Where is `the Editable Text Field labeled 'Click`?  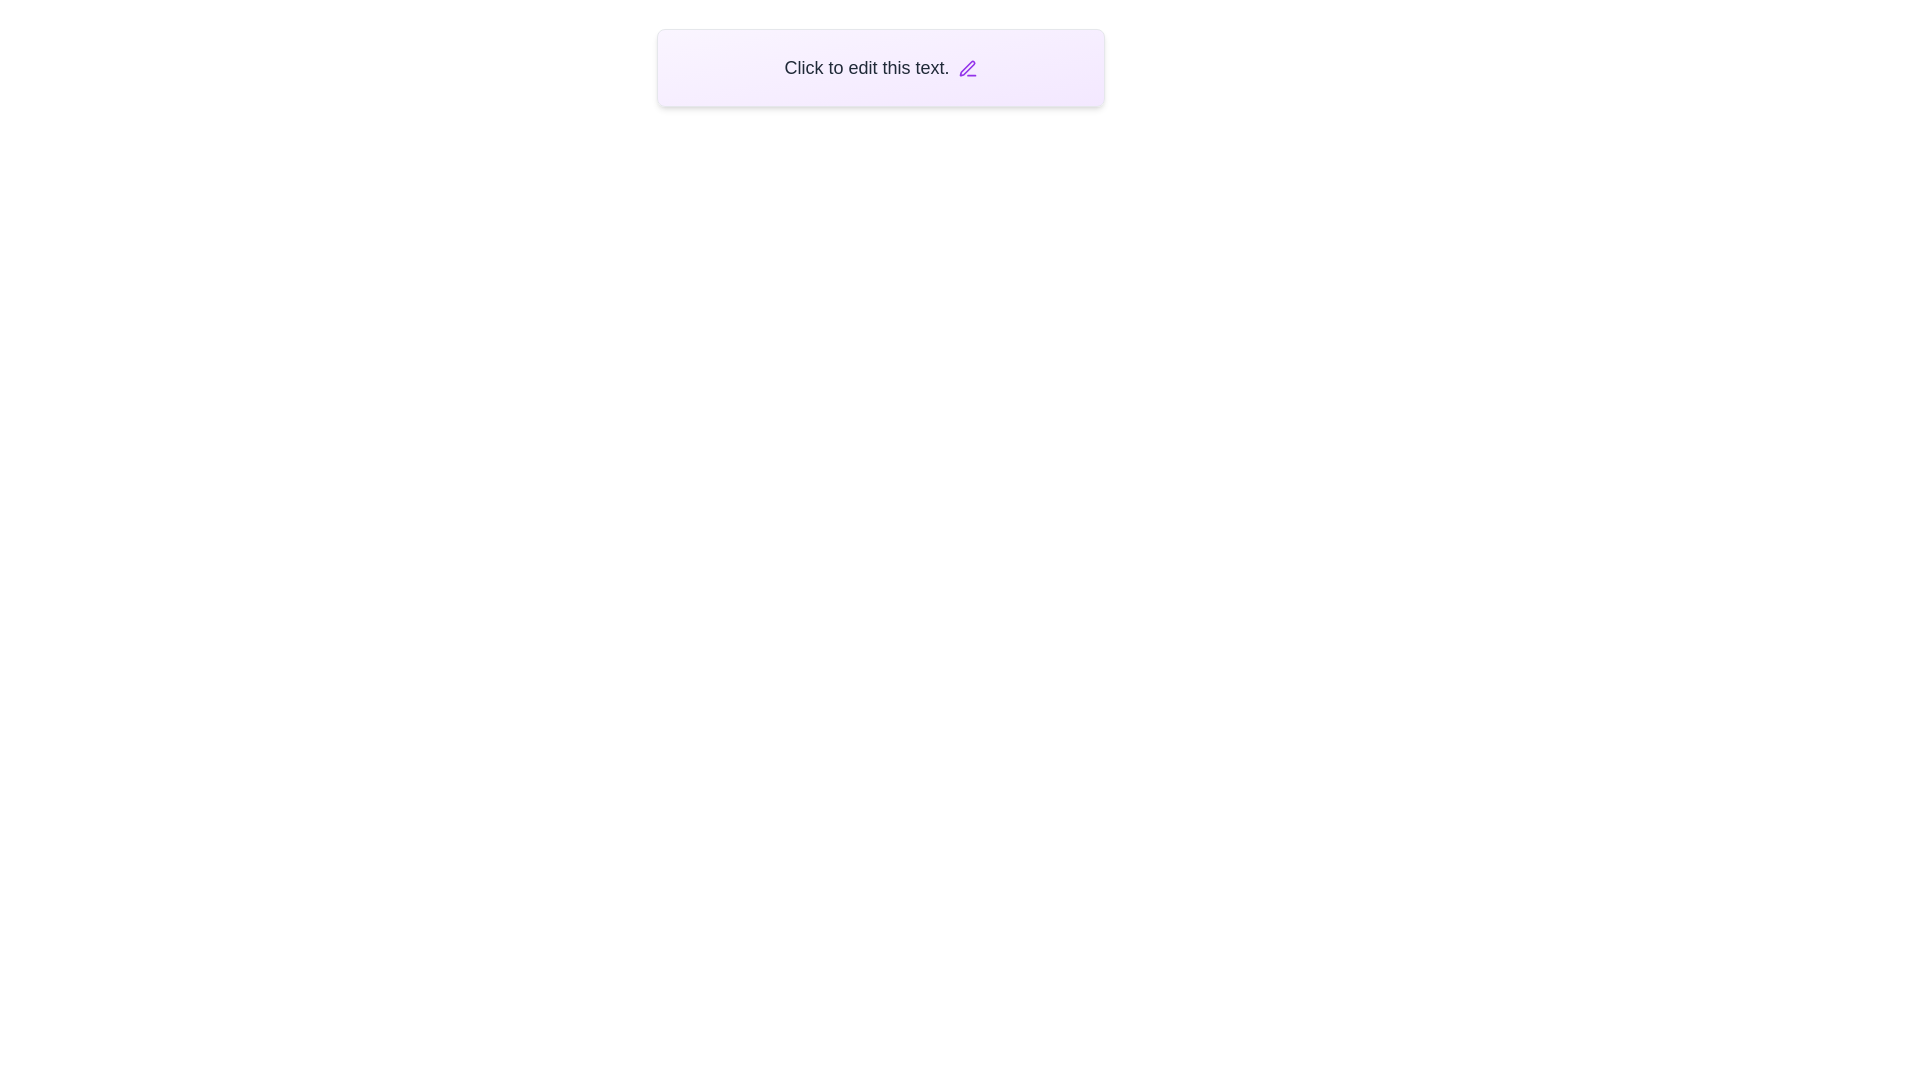
the Editable Text Field labeled 'Click is located at coordinates (880, 67).